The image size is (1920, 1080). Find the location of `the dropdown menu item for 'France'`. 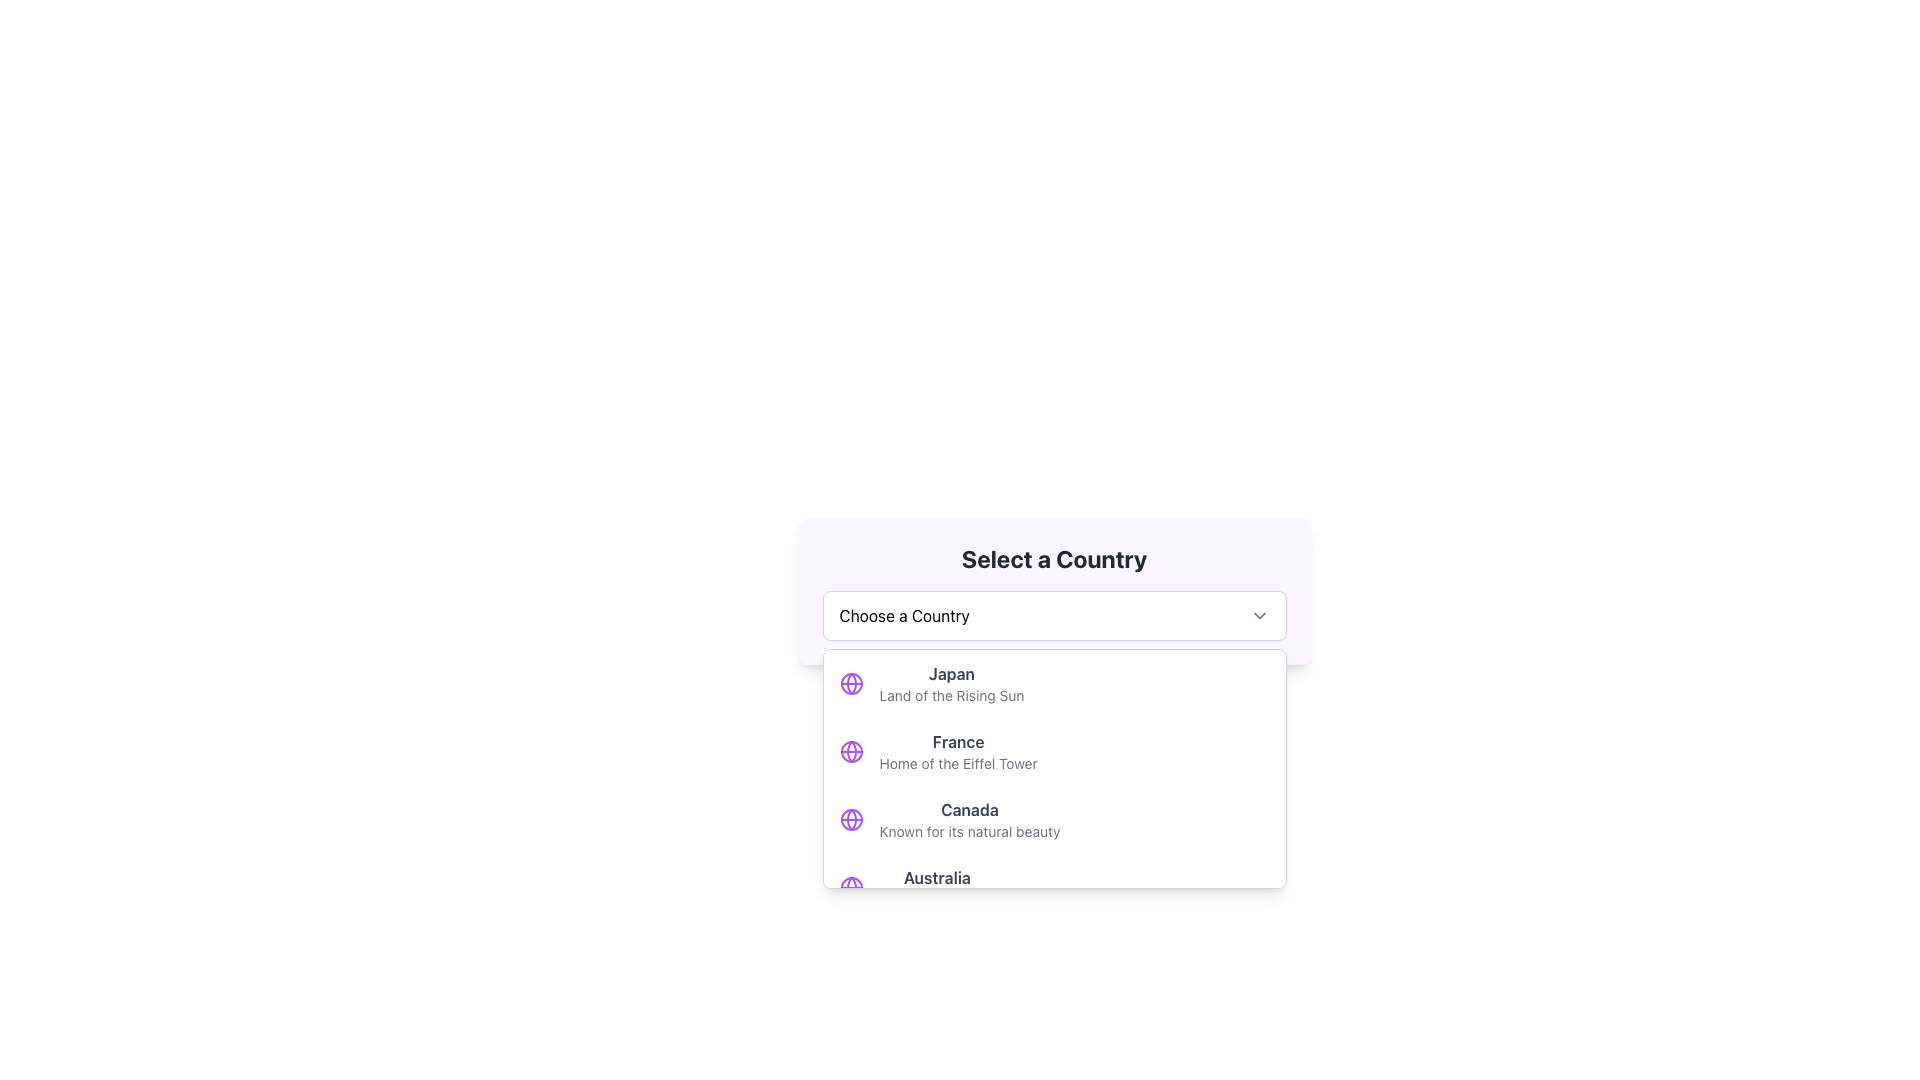

the dropdown menu item for 'France' is located at coordinates (1053, 752).